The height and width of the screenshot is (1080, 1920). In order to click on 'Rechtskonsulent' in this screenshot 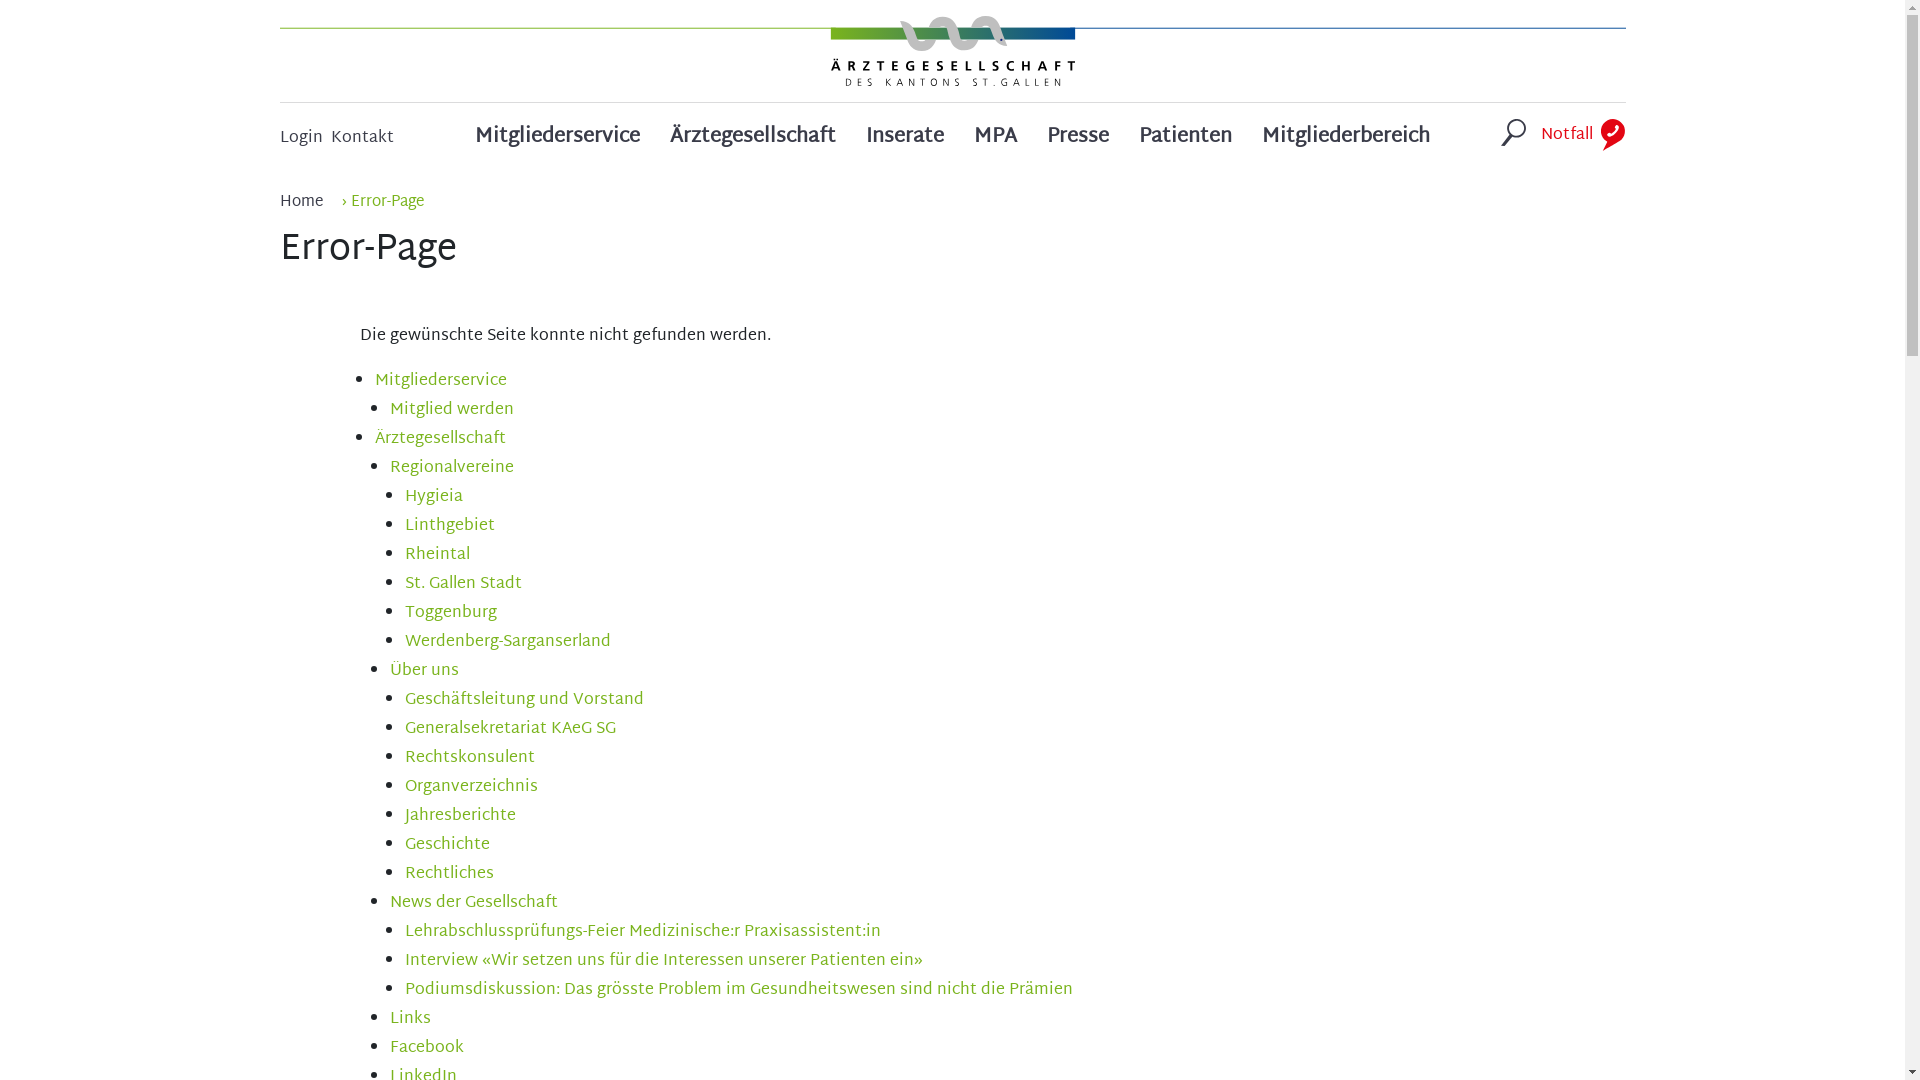, I will do `click(468, 758)`.